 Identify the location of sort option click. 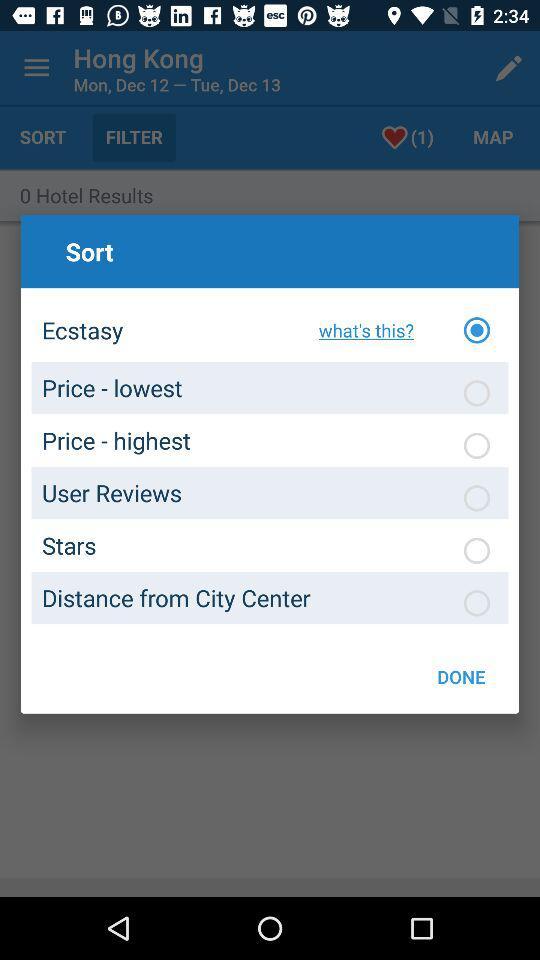
(475, 550).